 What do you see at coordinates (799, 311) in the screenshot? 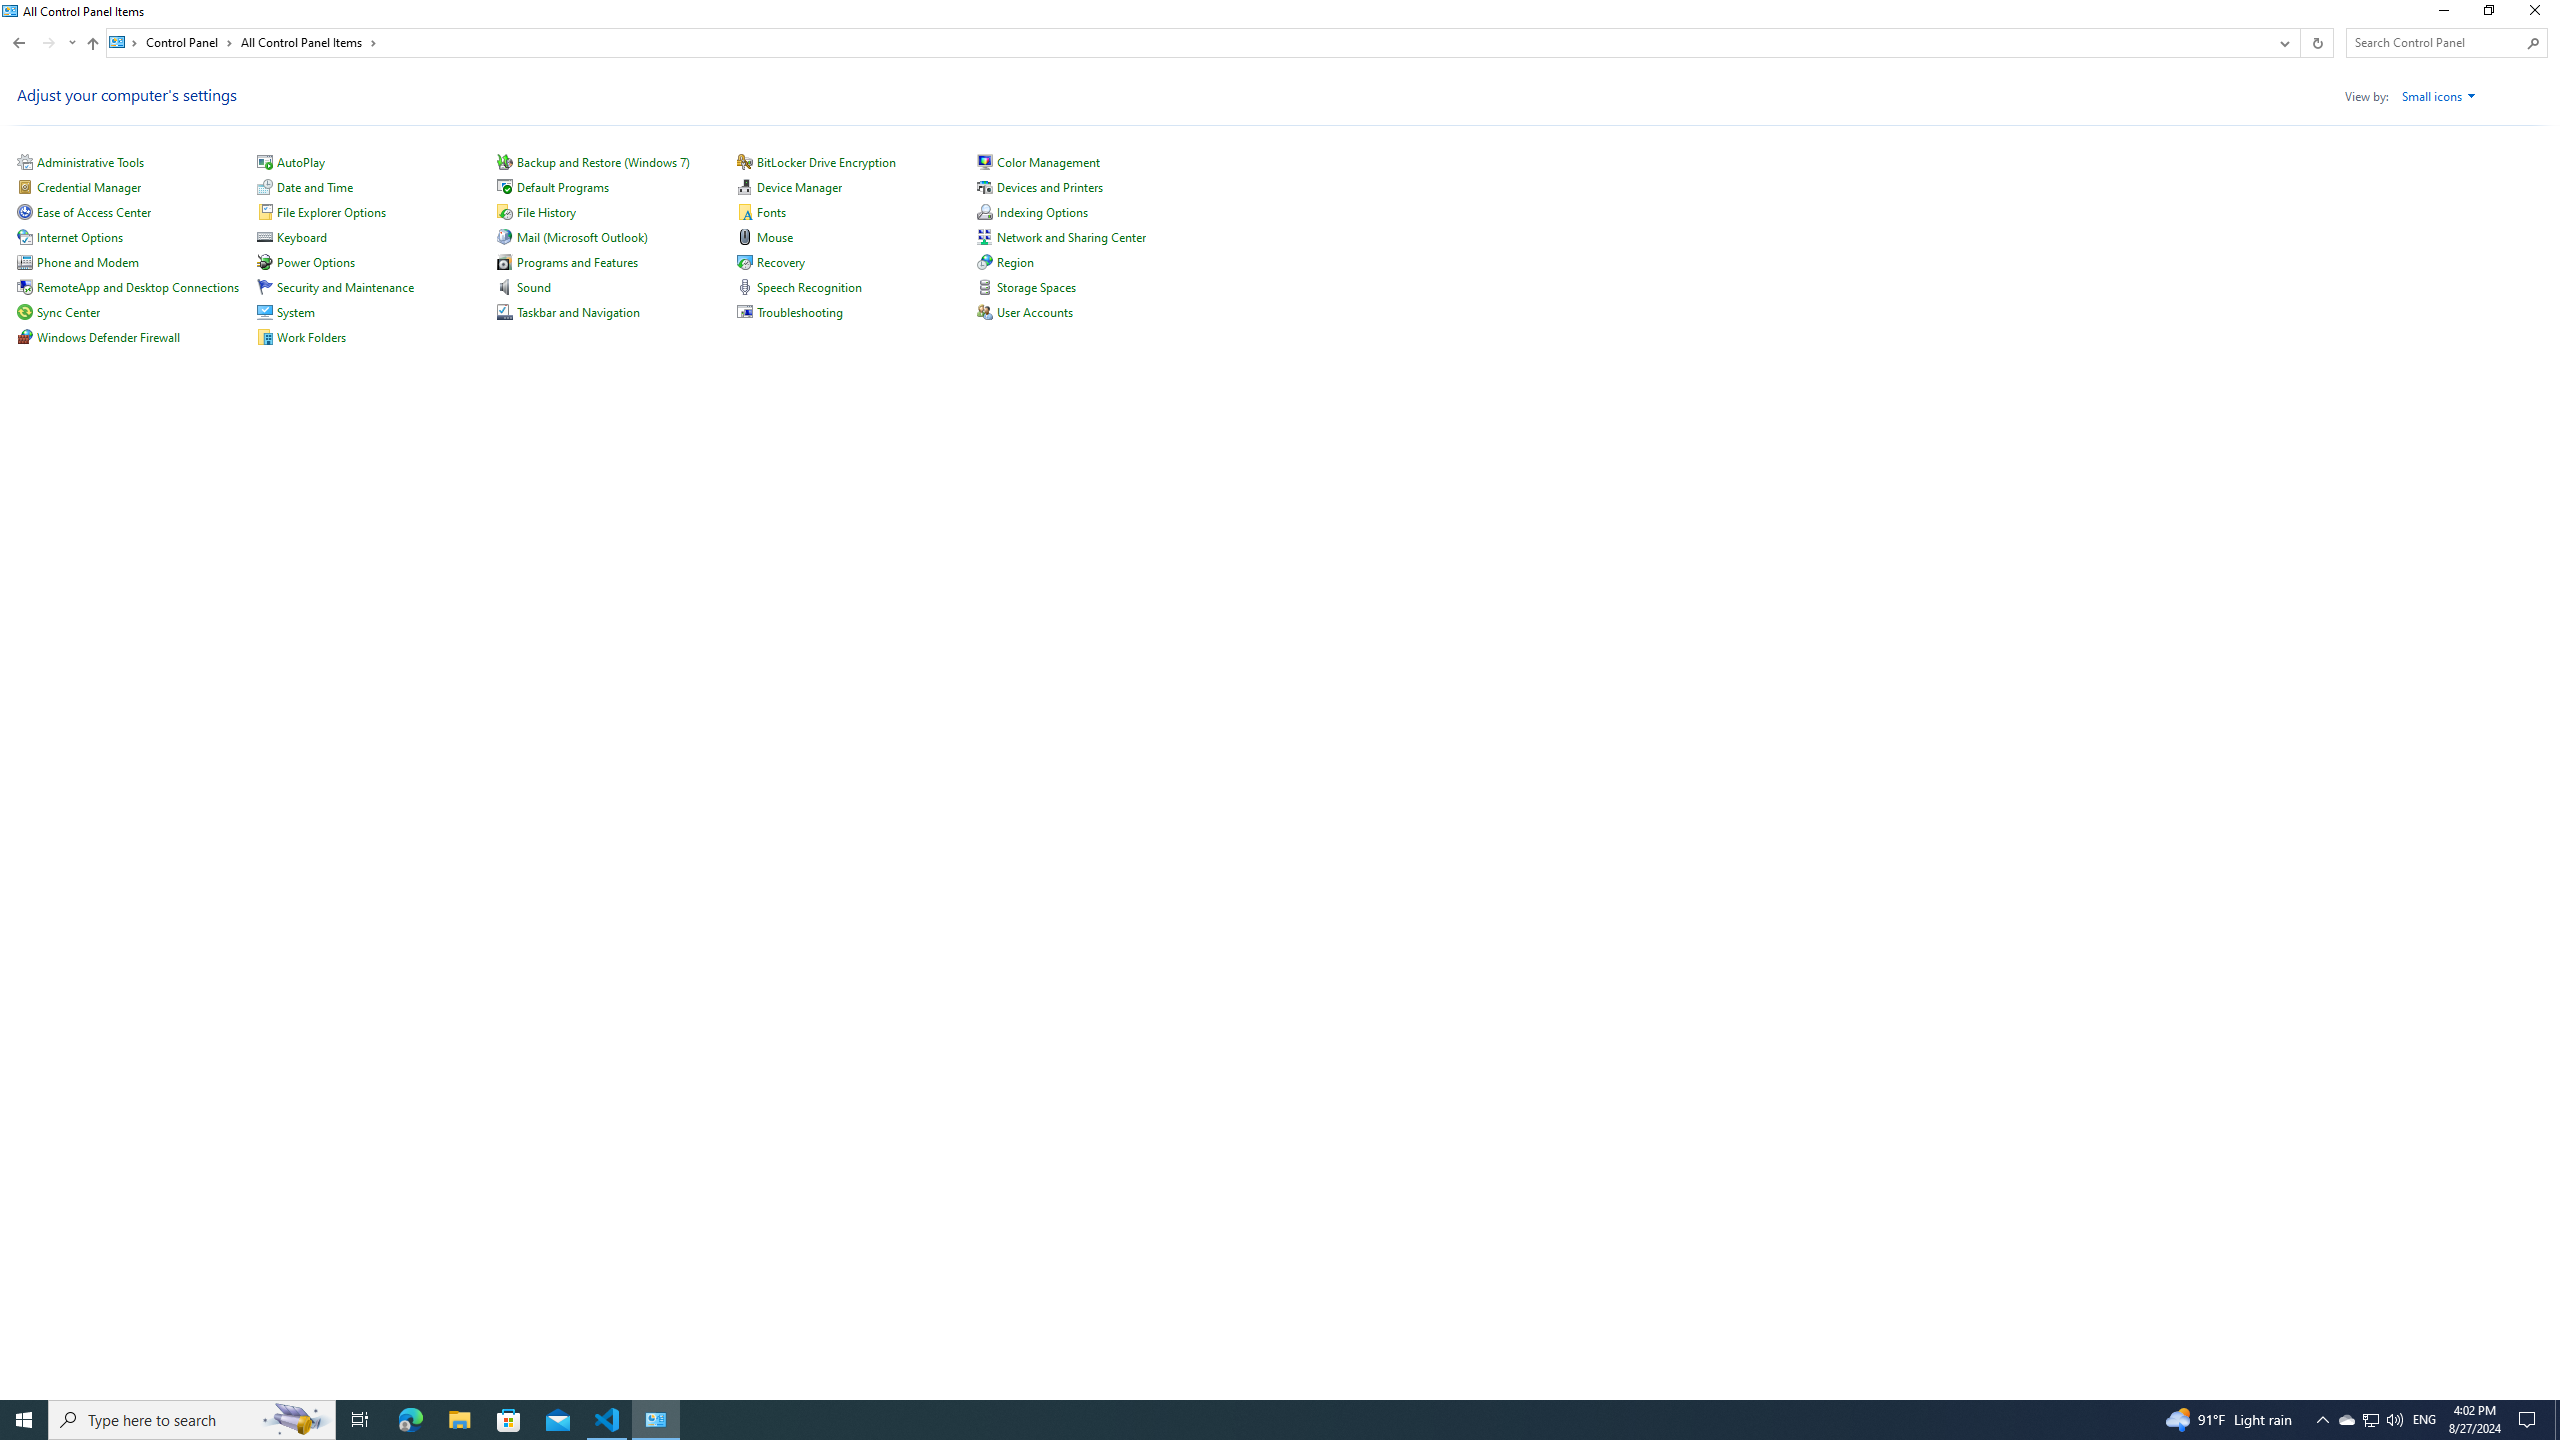
I see `'Troubleshooting'` at bounding box center [799, 311].